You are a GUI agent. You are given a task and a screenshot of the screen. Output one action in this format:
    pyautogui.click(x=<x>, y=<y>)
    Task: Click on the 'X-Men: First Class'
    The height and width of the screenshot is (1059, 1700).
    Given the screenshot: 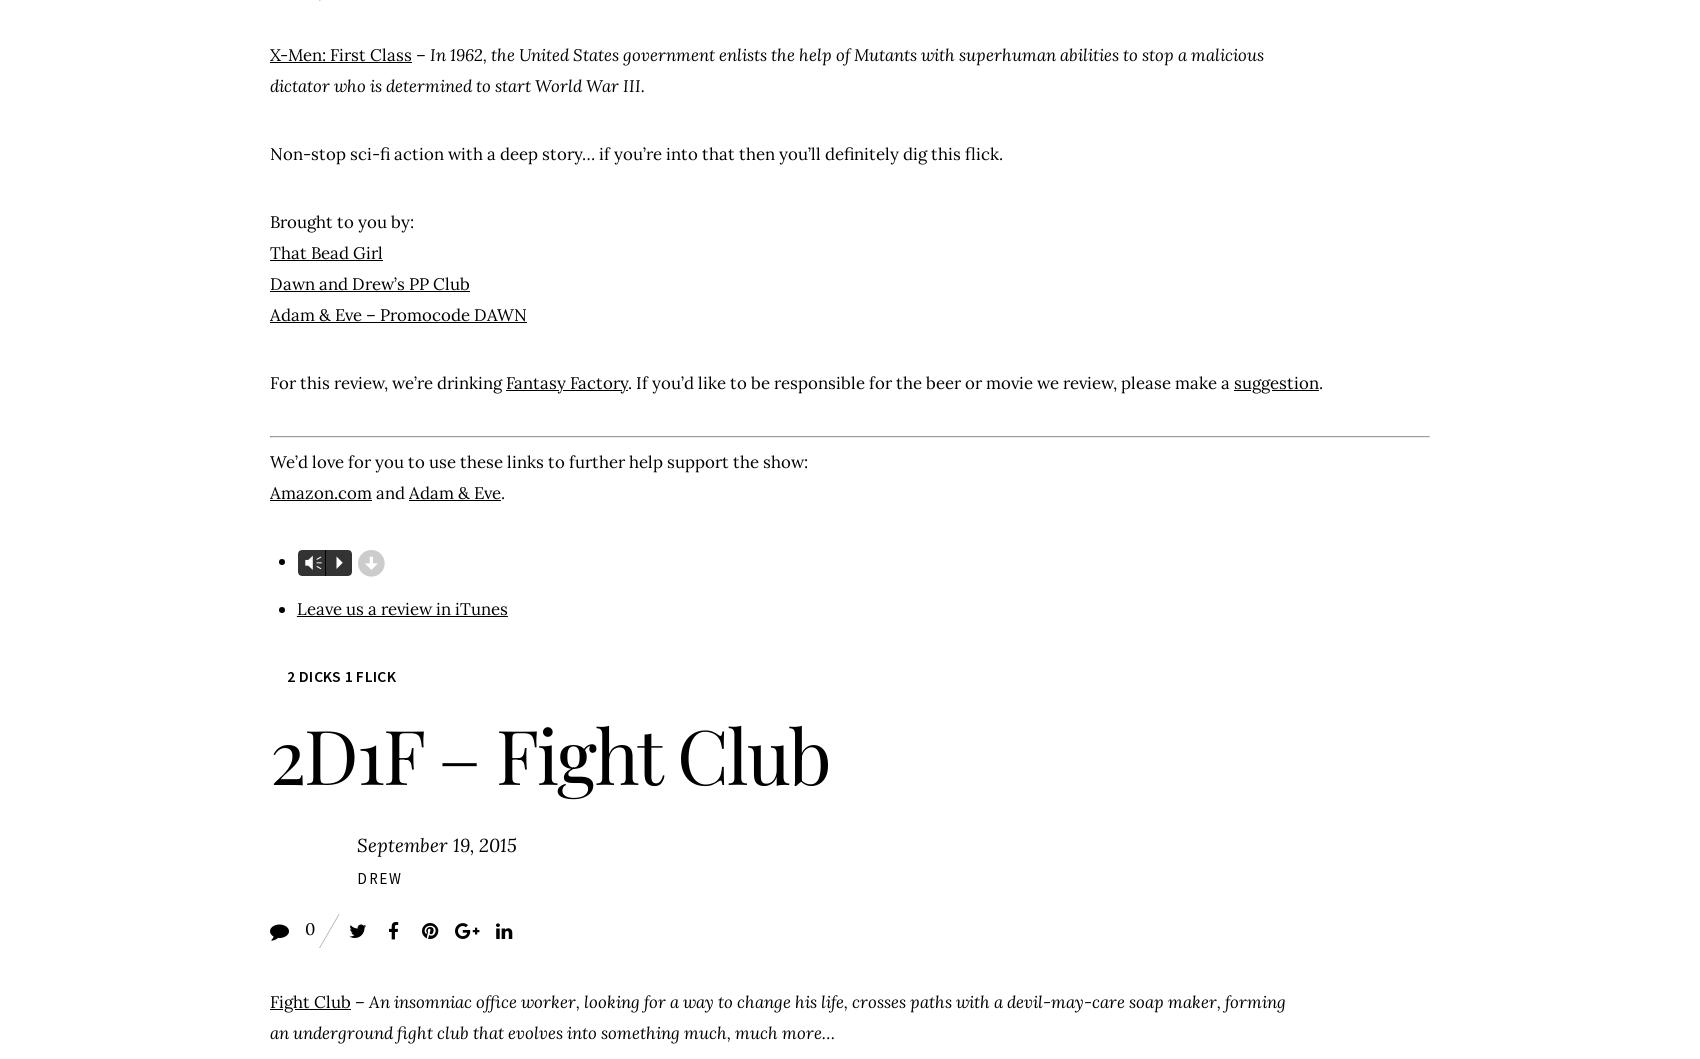 What is the action you would take?
    pyautogui.click(x=340, y=54)
    